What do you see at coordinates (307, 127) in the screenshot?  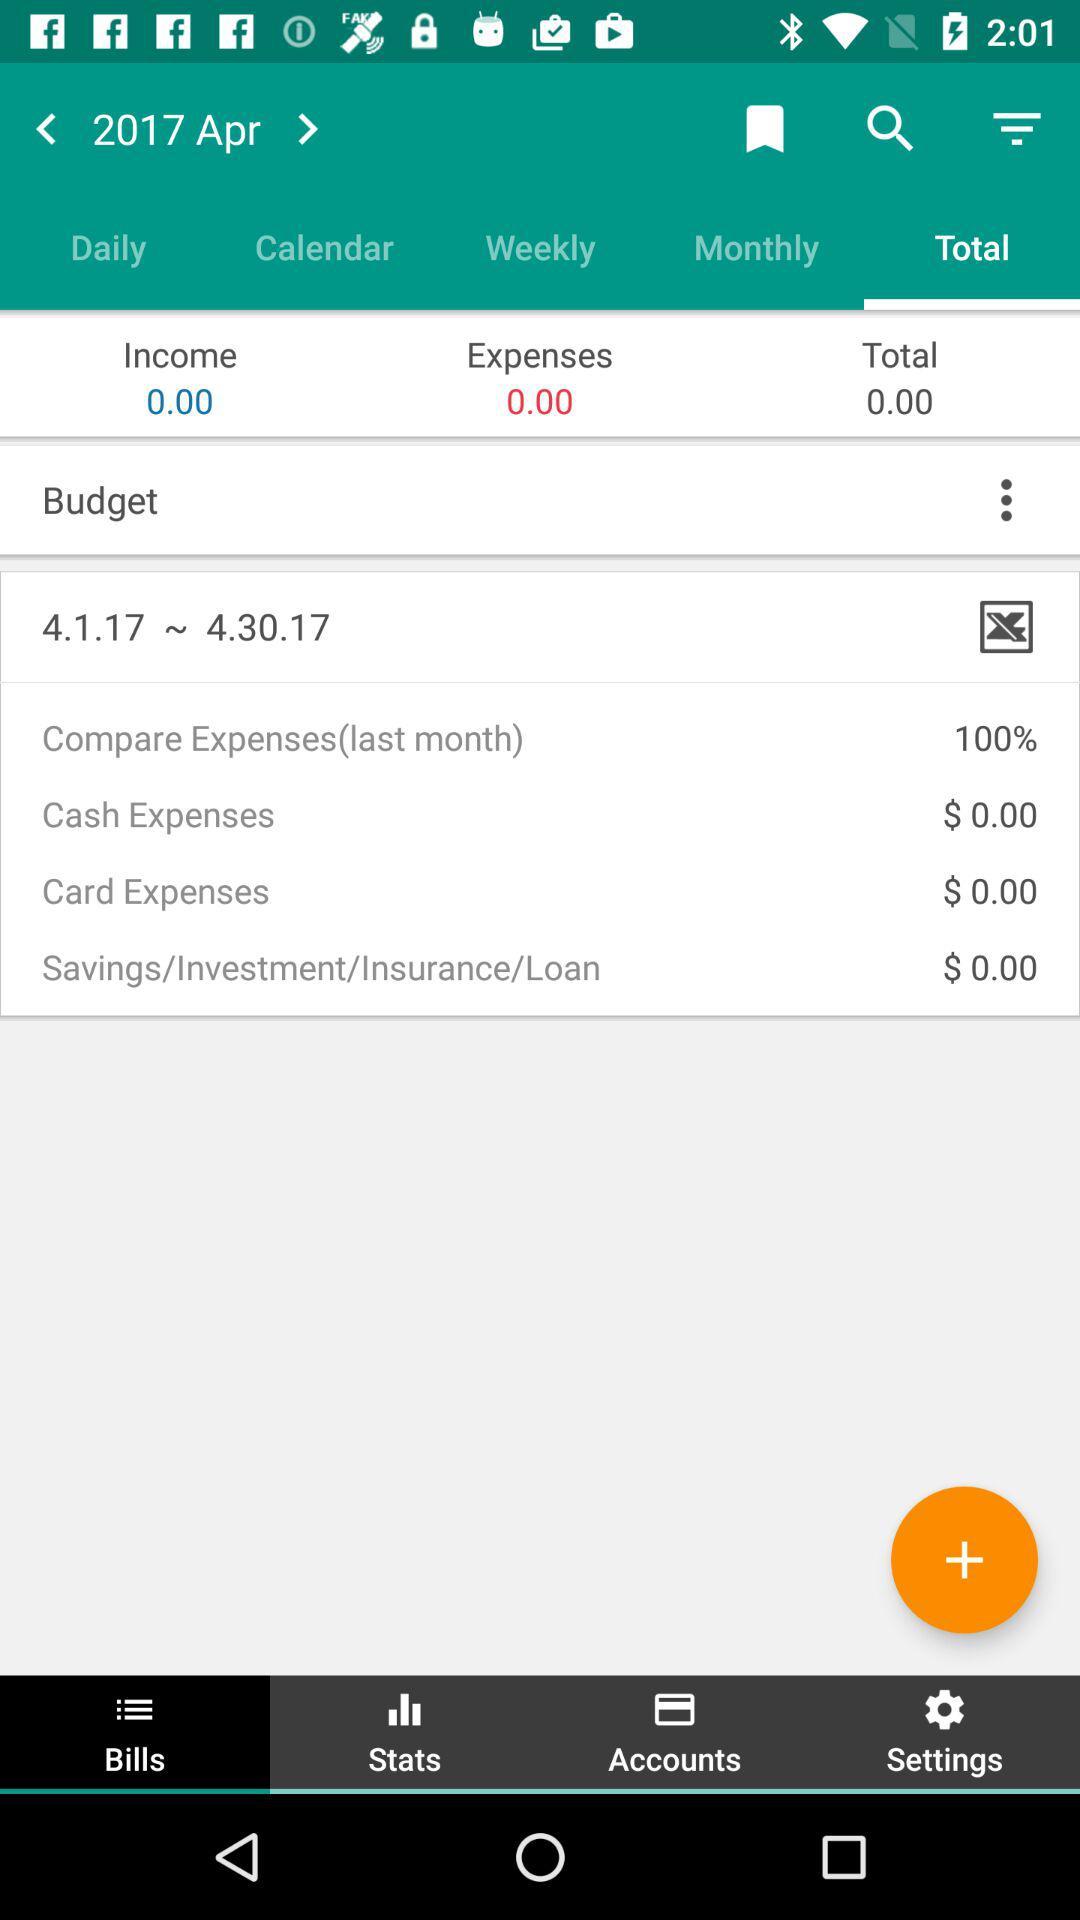 I see `next month` at bounding box center [307, 127].